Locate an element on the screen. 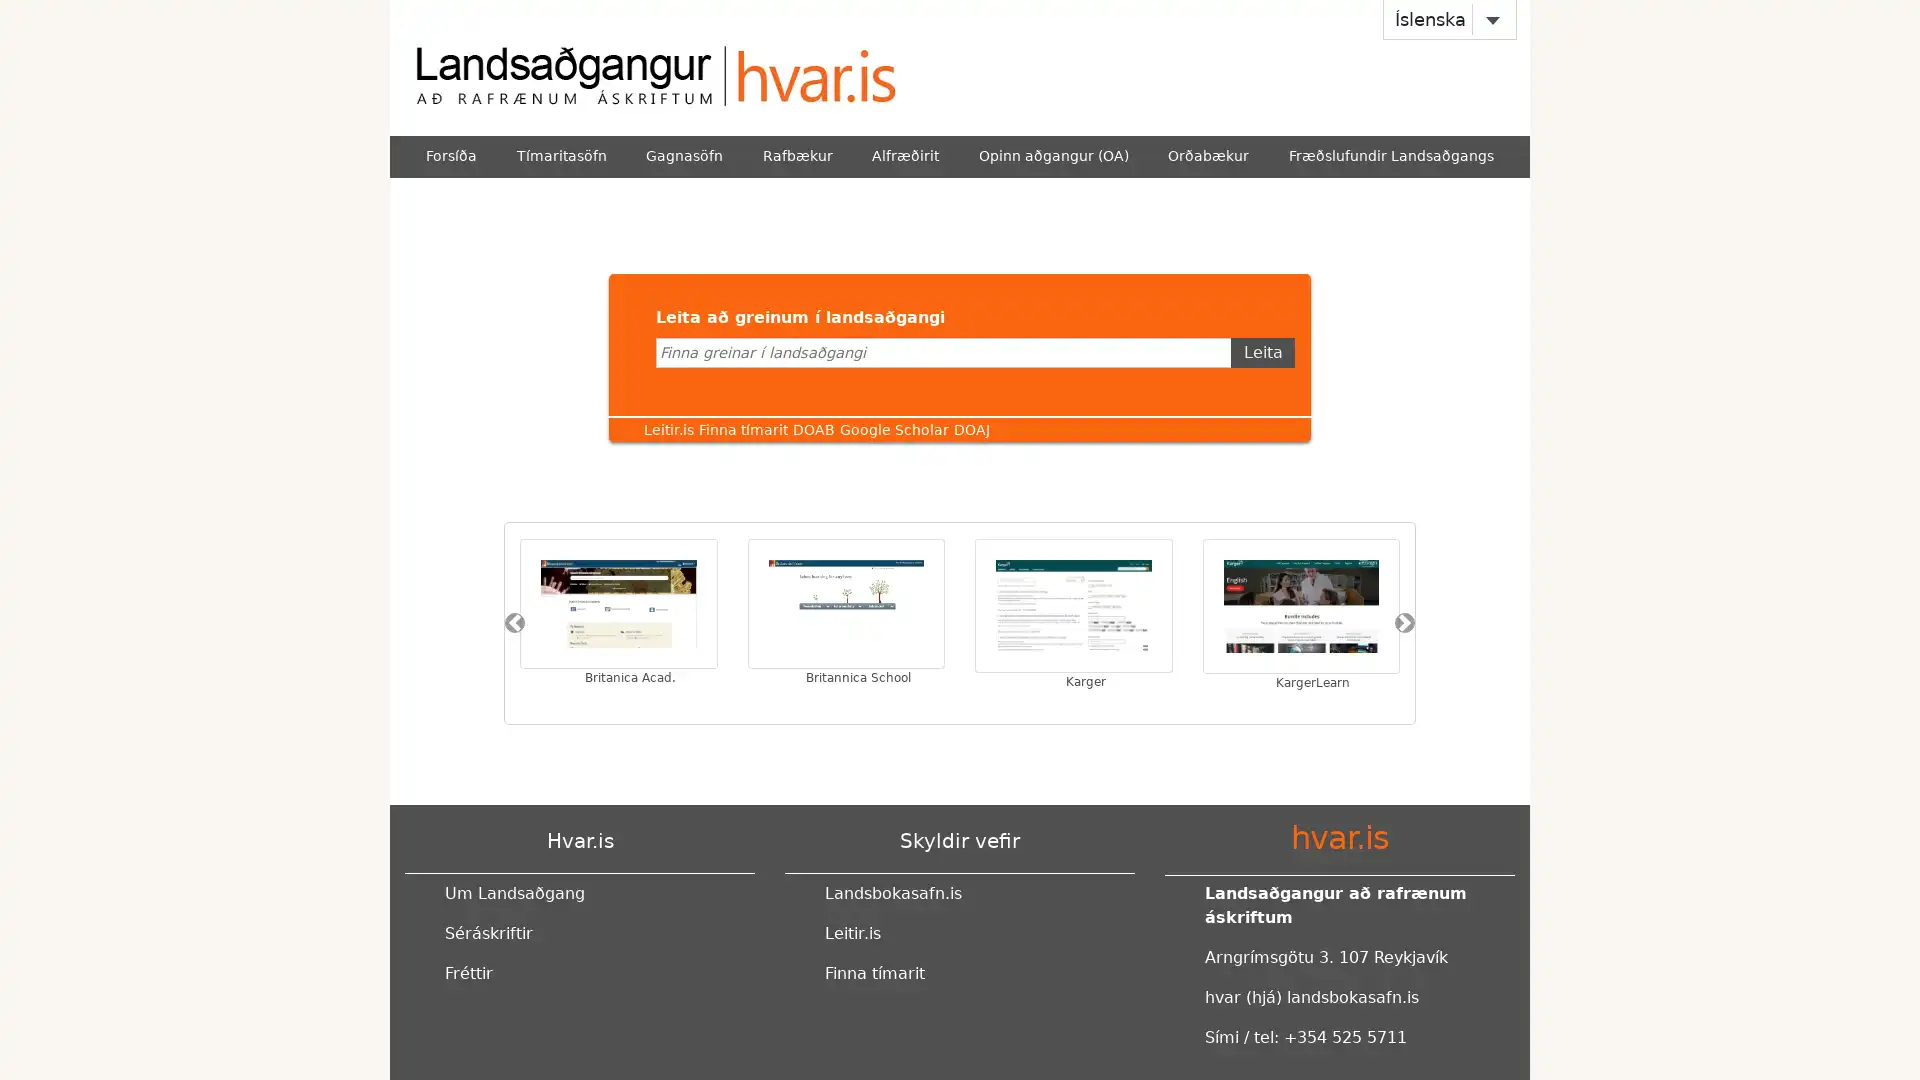 The height and width of the screenshot is (1080, 1920). Previous is located at coordinates (514, 622).